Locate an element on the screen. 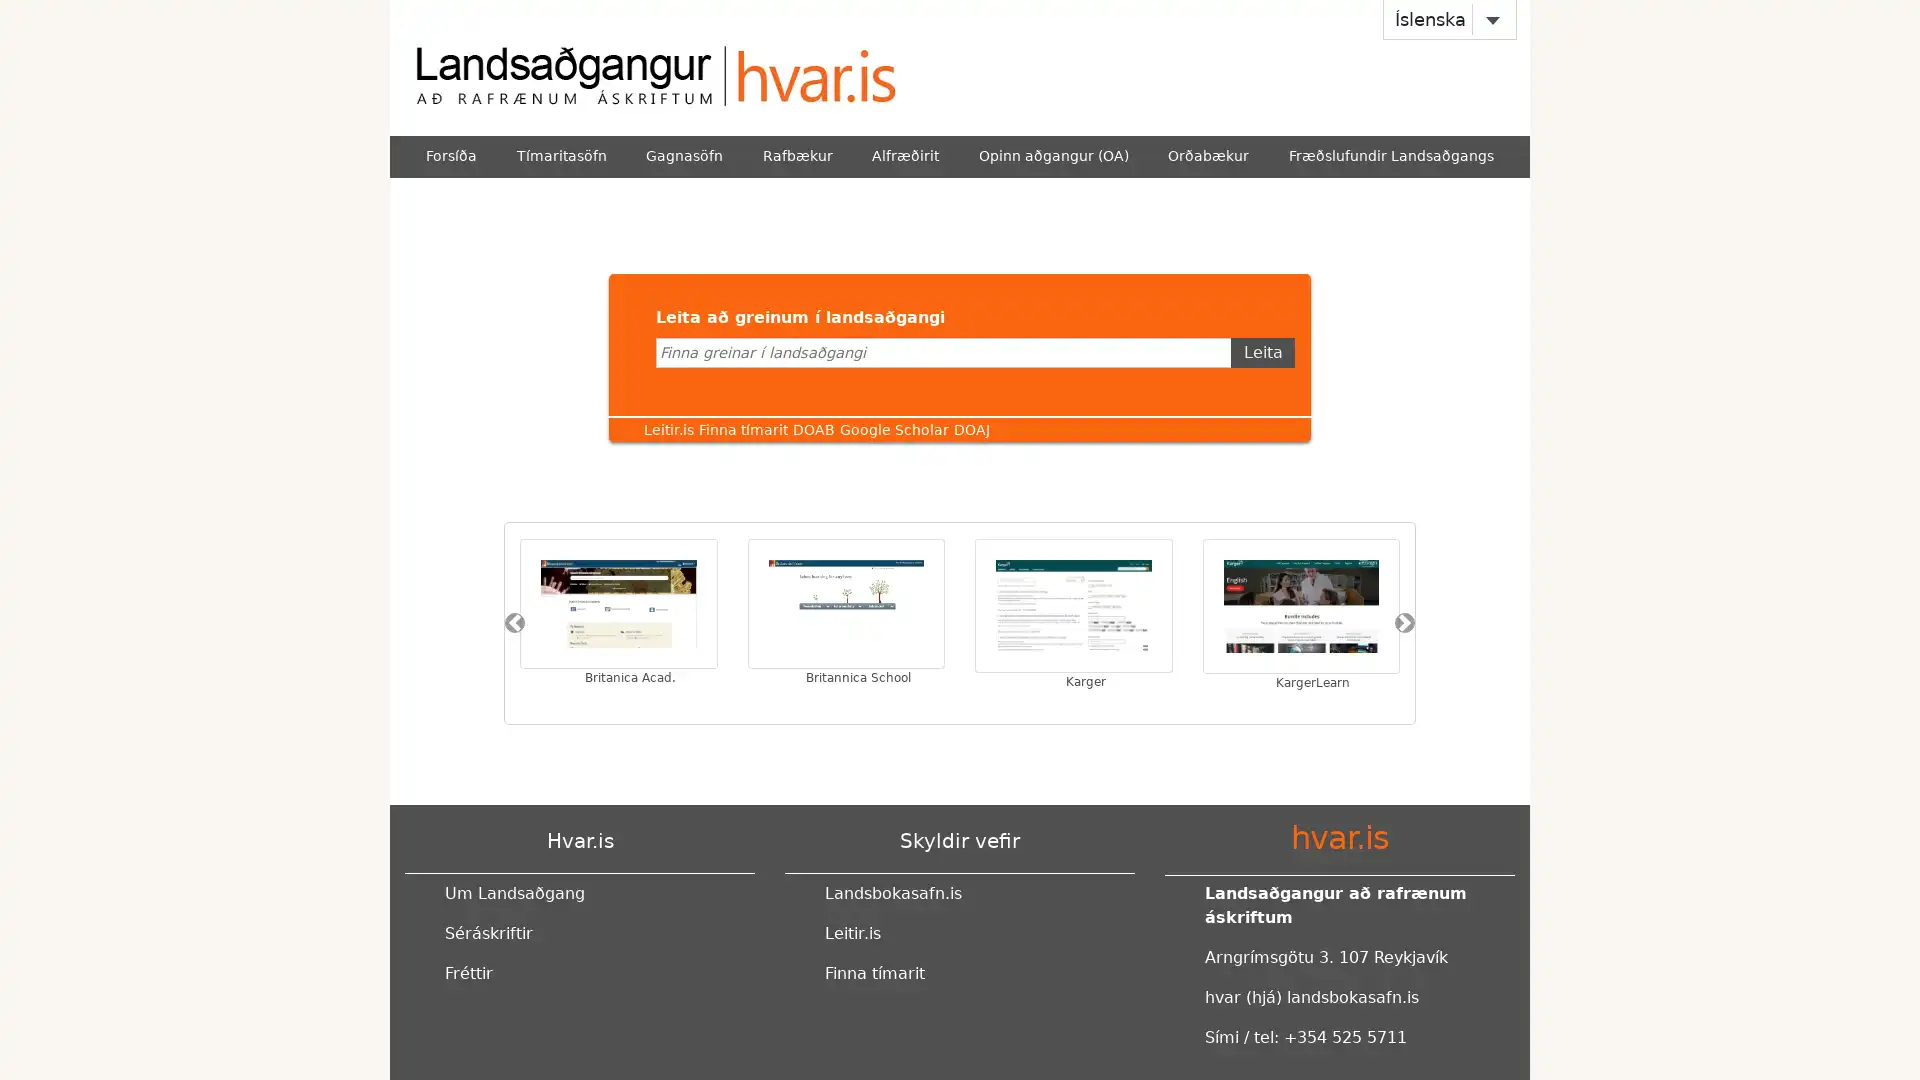 The height and width of the screenshot is (1080, 1920). Previous is located at coordinates (514, 622).